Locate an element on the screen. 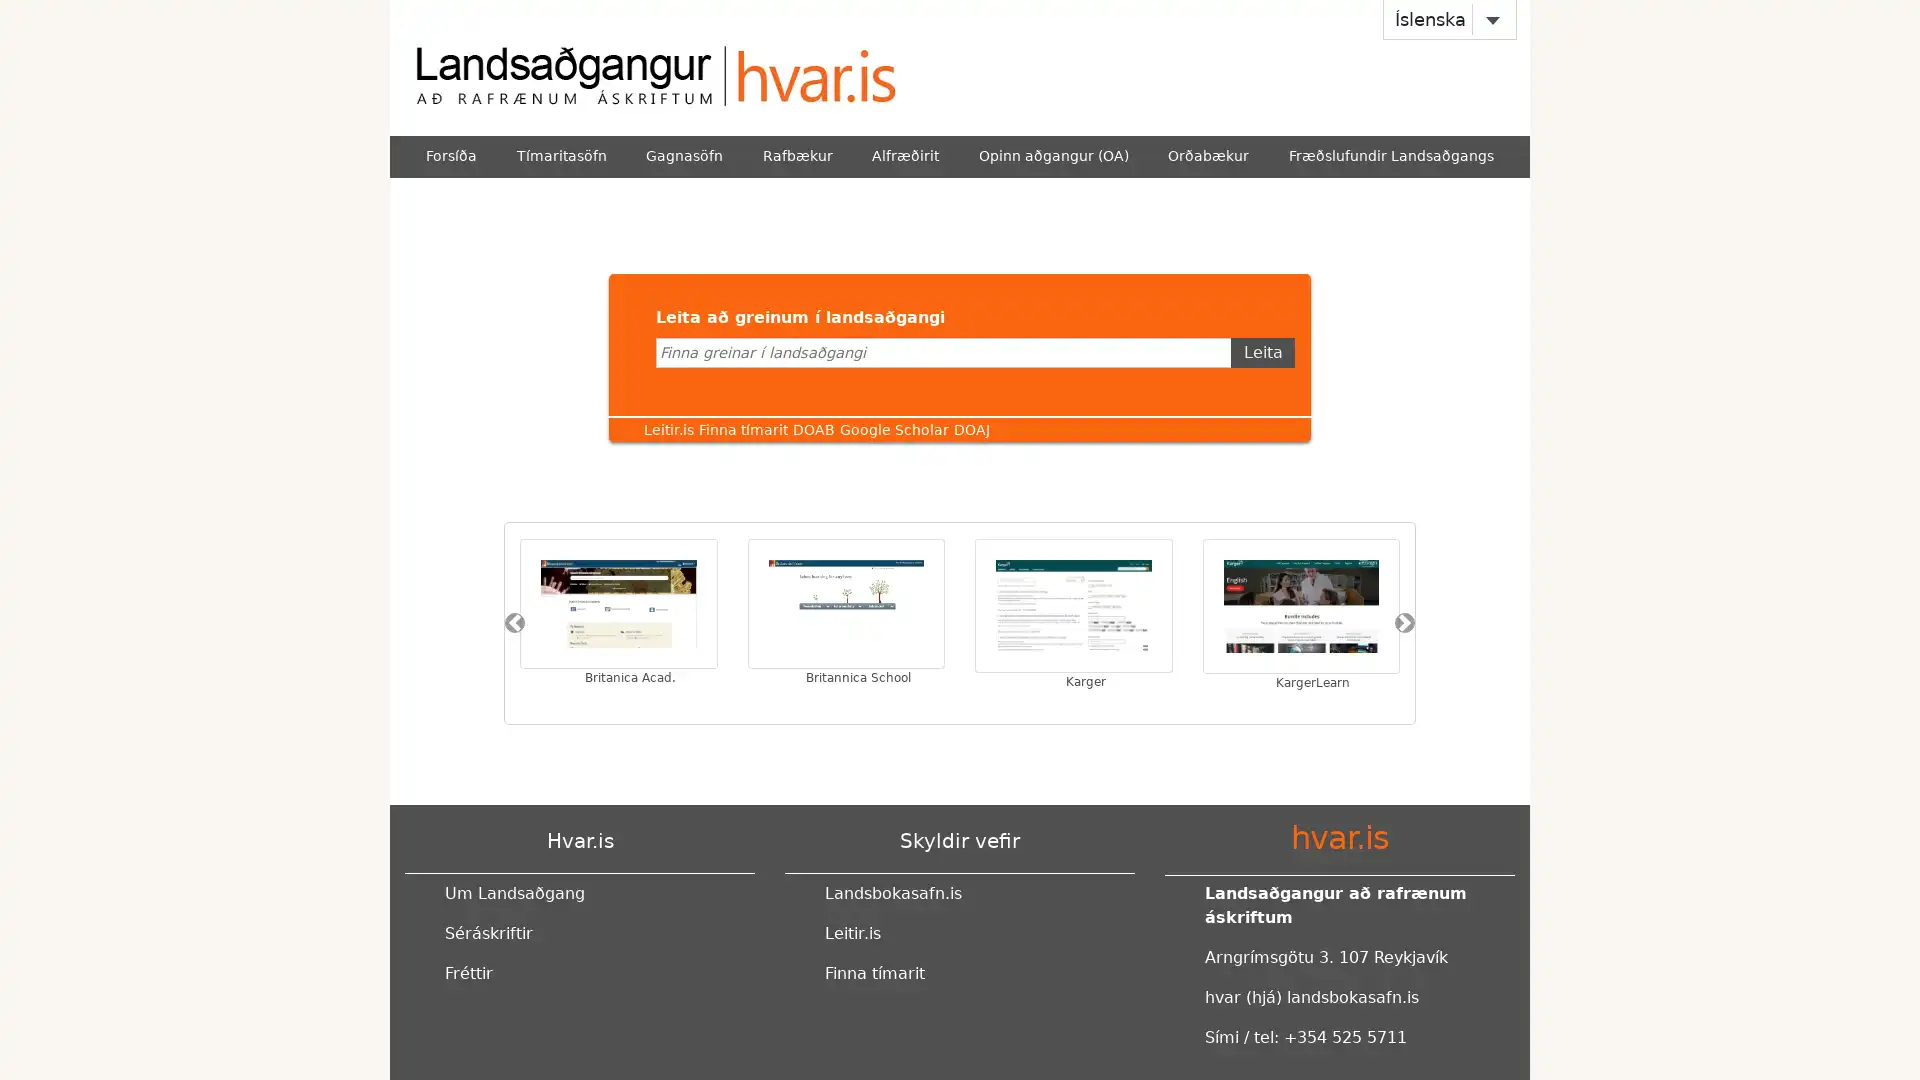 The height and width of the screenshot is (1080, 1920). Previous is located at coordinates (514, 622).